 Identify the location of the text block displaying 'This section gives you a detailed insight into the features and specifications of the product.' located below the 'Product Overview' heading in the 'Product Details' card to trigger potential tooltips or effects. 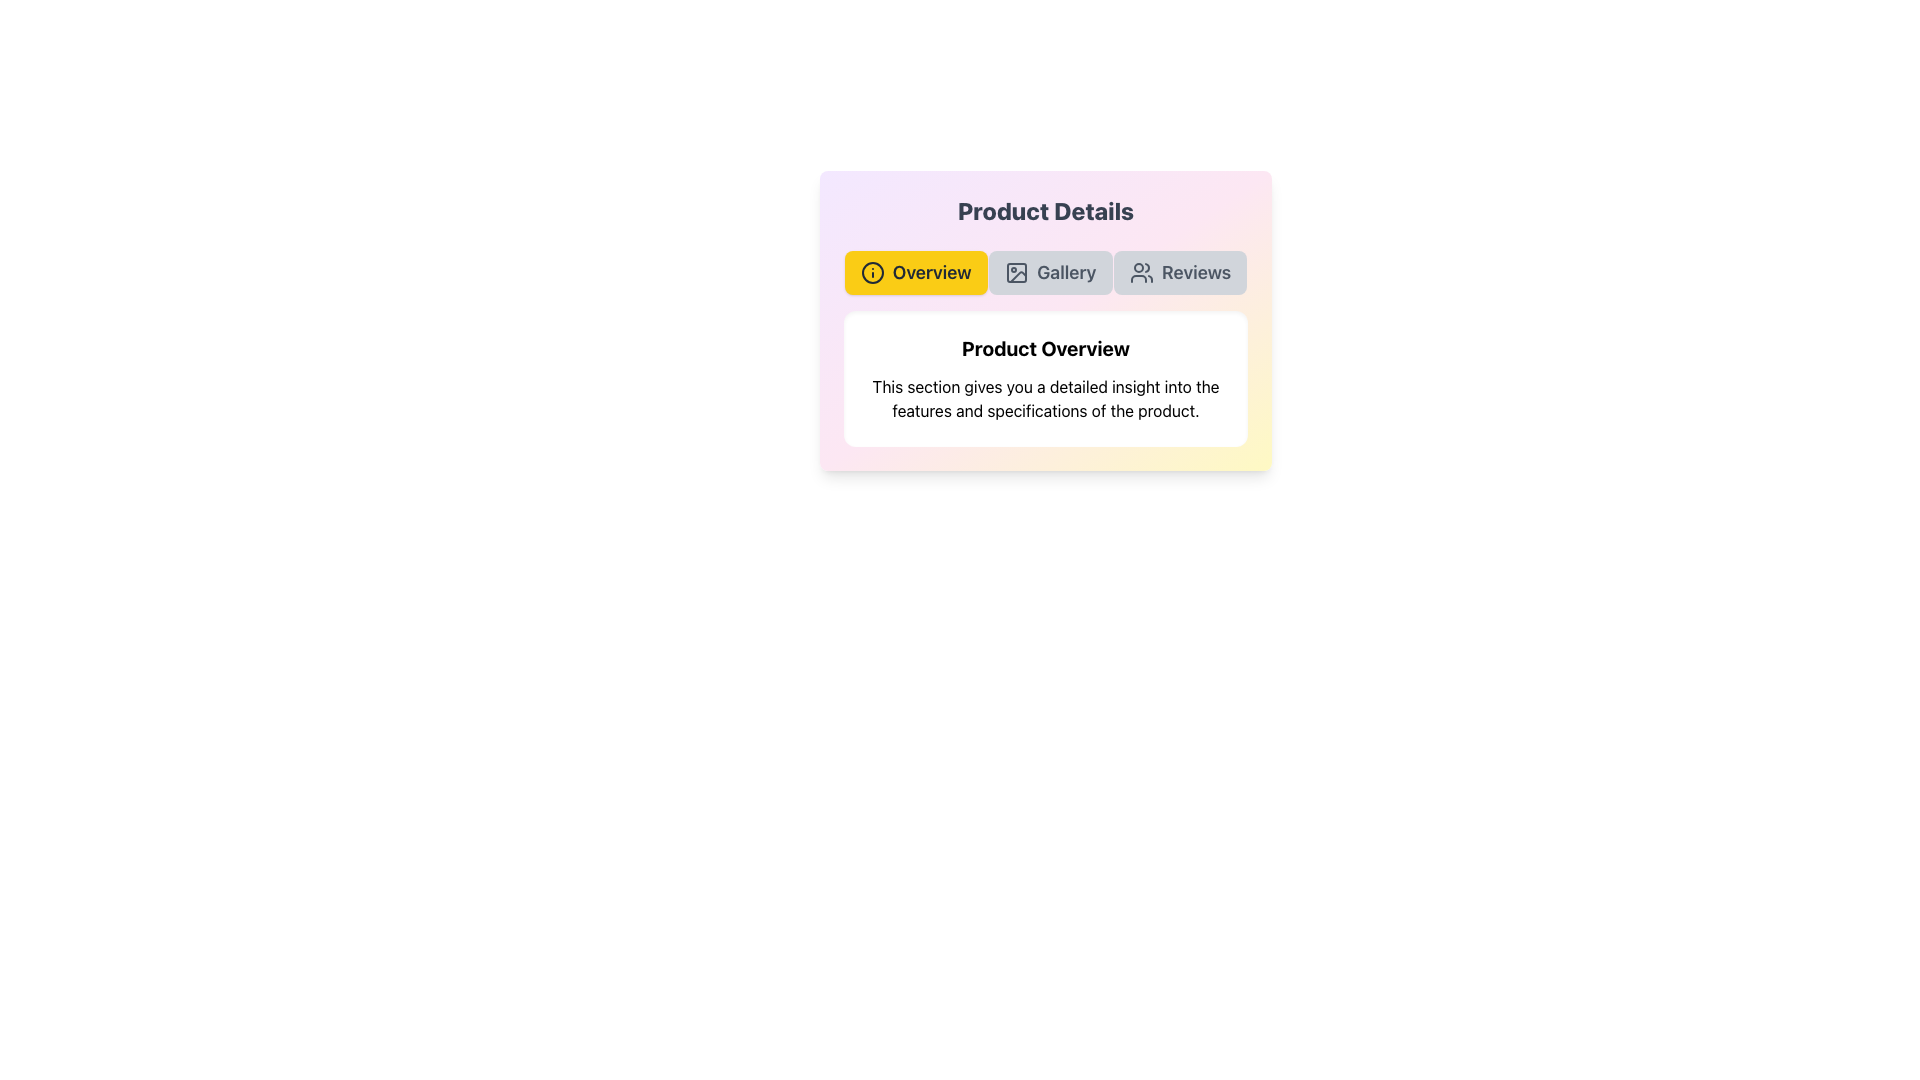
(1045, 398).